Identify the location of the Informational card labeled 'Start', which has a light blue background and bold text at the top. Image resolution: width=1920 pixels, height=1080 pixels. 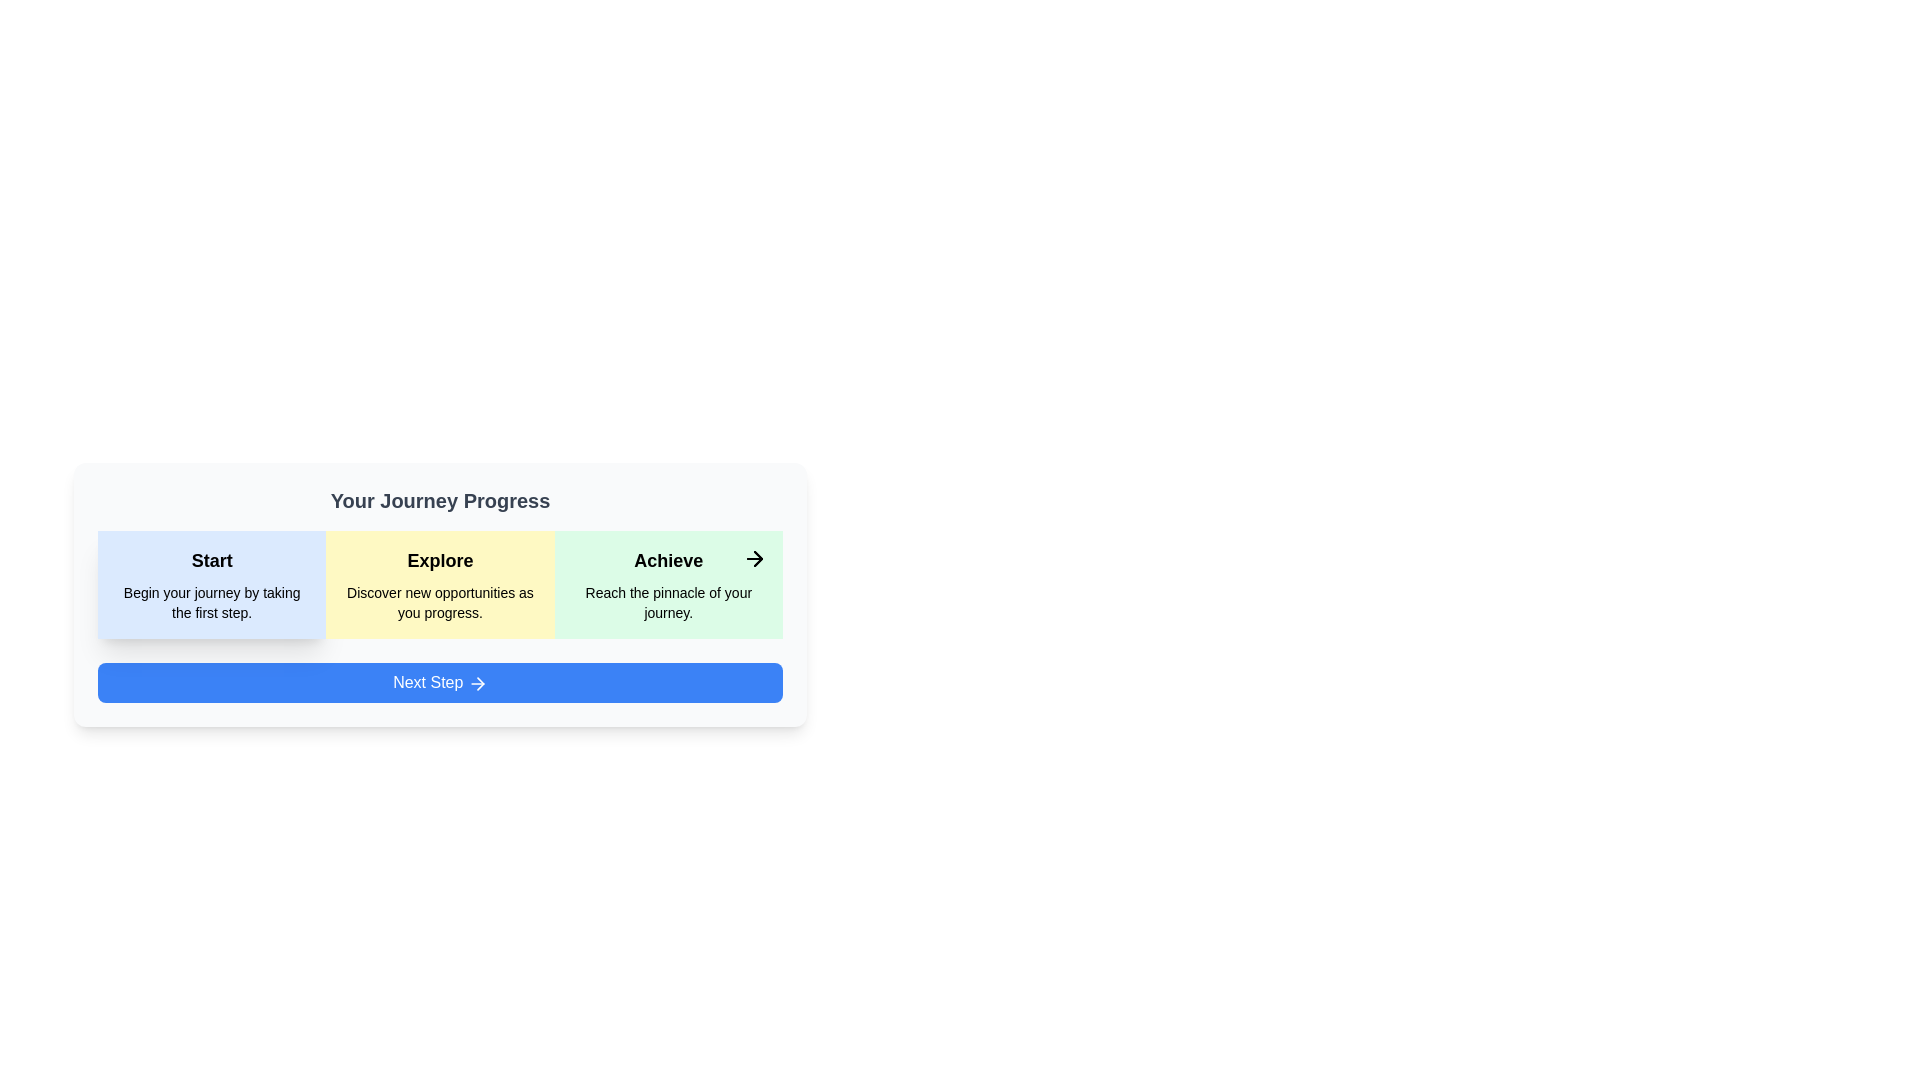
(212, 585).